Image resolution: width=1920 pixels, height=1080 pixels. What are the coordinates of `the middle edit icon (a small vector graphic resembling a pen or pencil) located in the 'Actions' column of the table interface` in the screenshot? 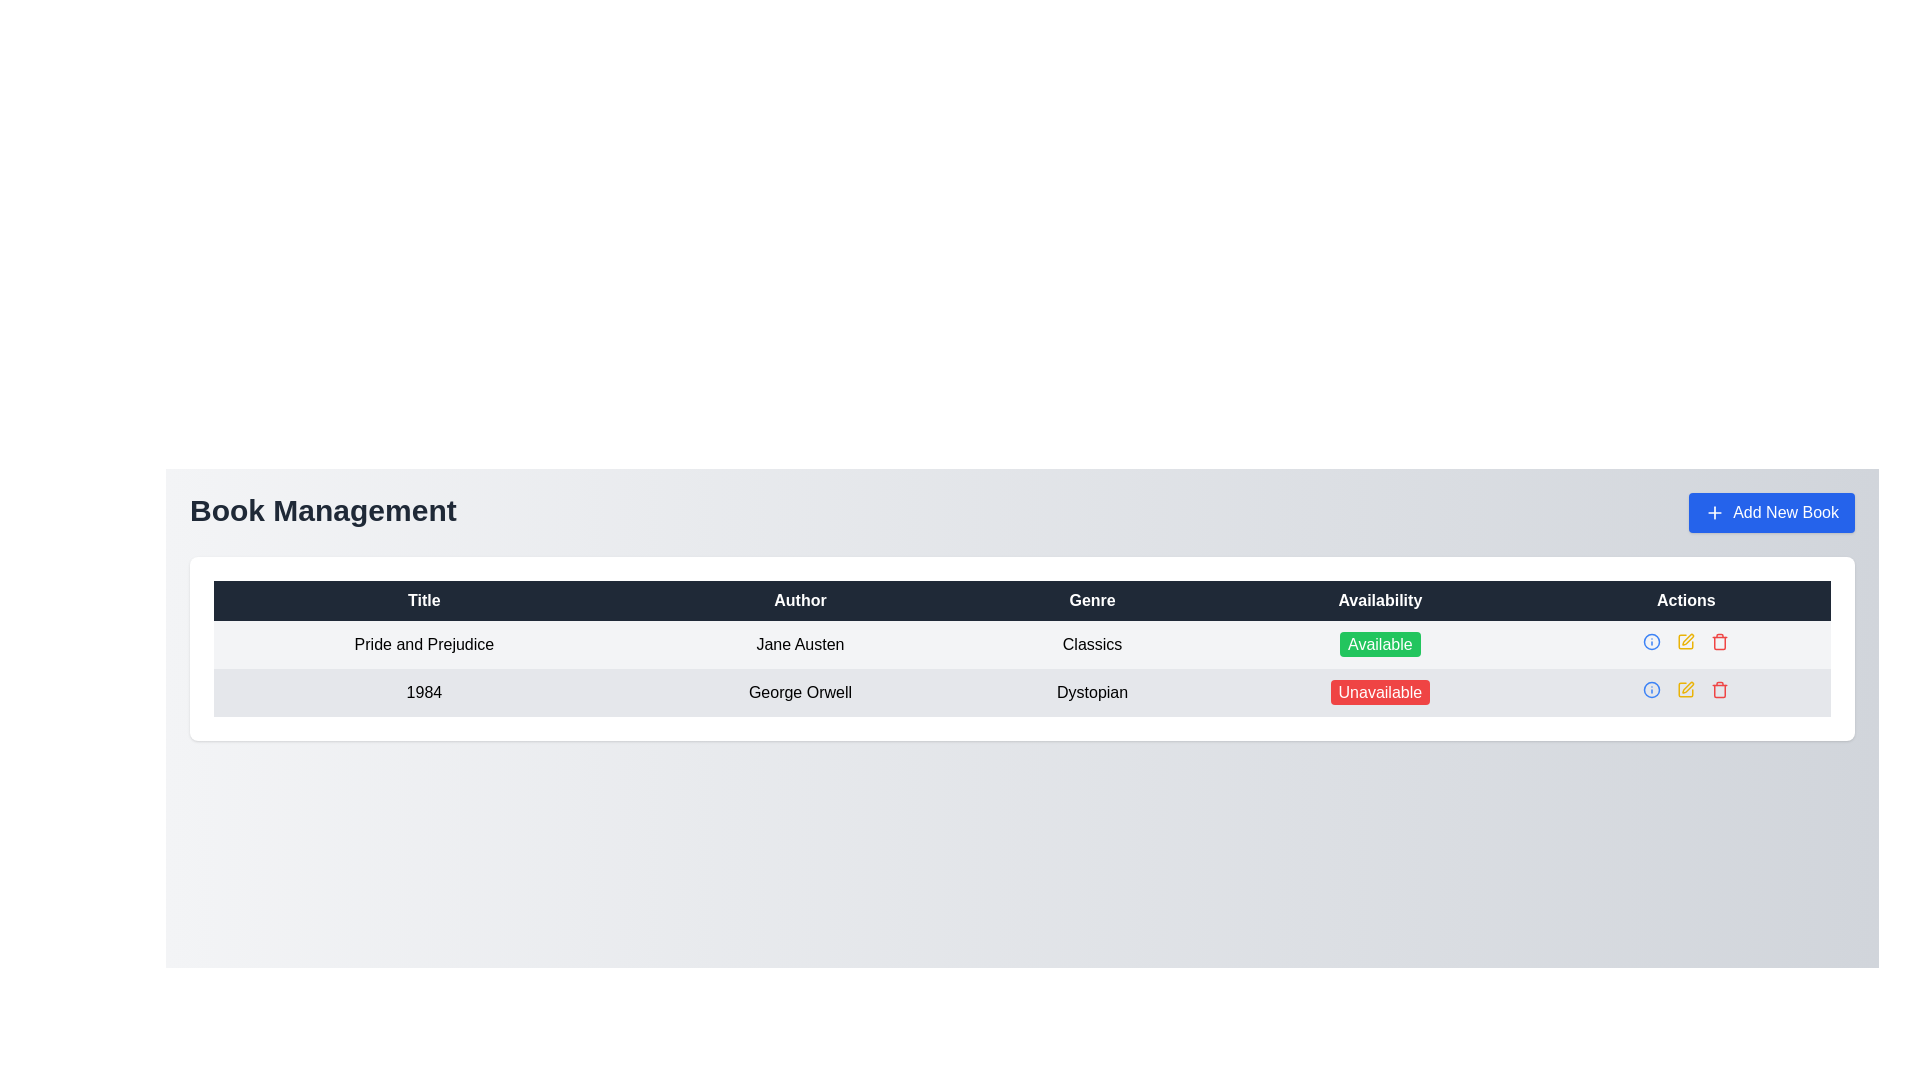 It's located at (1687, 686).